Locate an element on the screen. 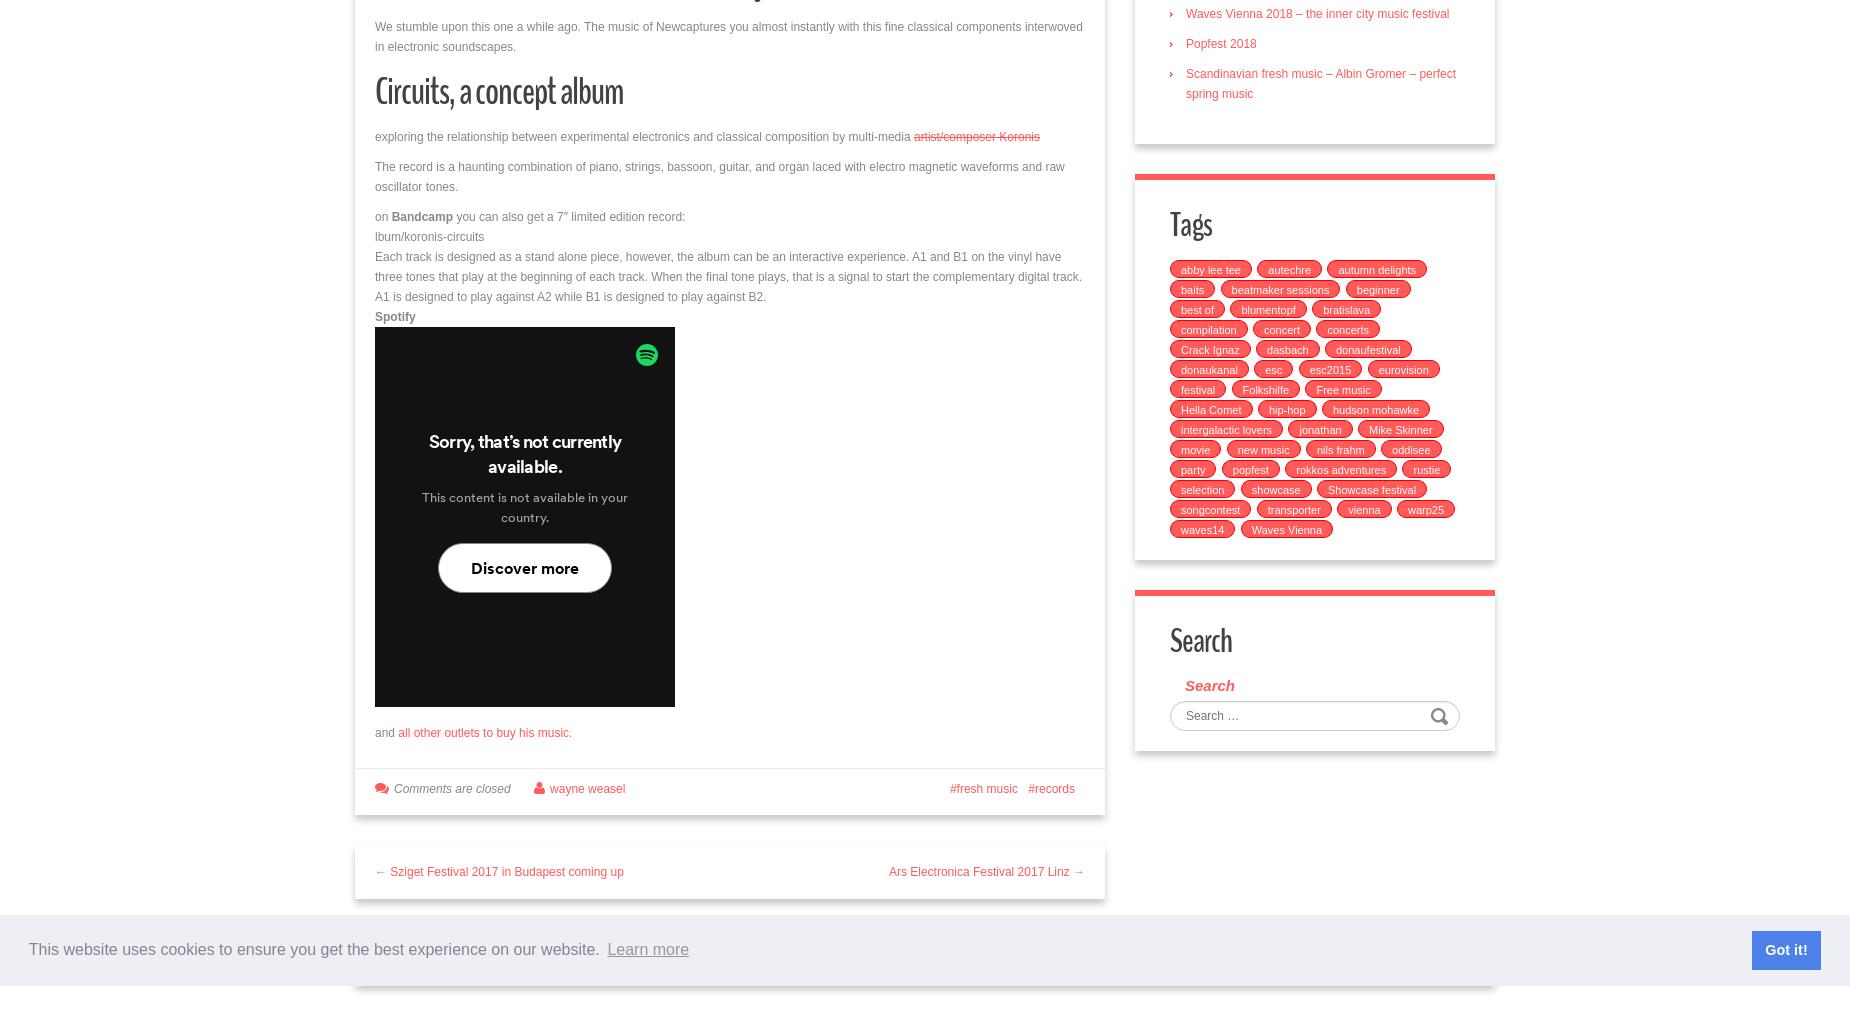  'Crack Ignaz' is located at coordinates (1209, 349).